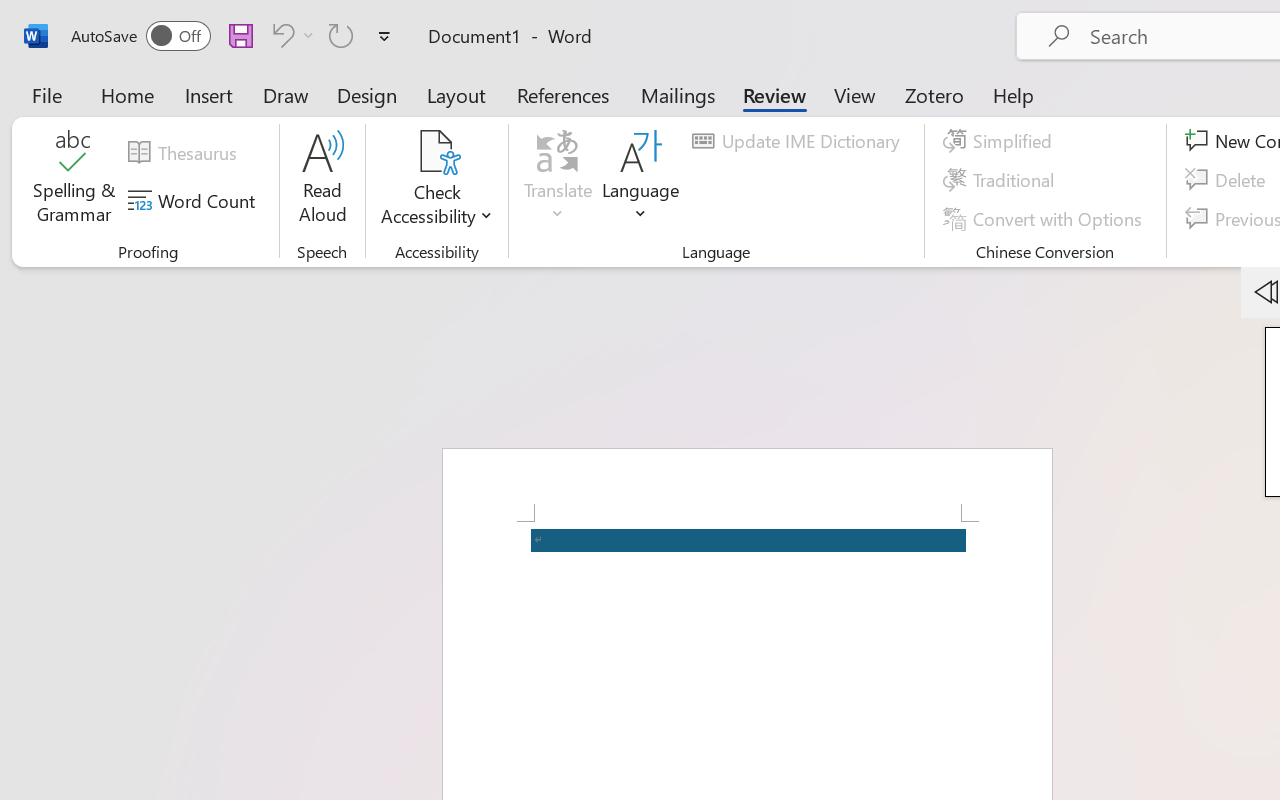 This screenshot has width=1280, height=800. I want to click on 'Delete', so click(1227, 179).